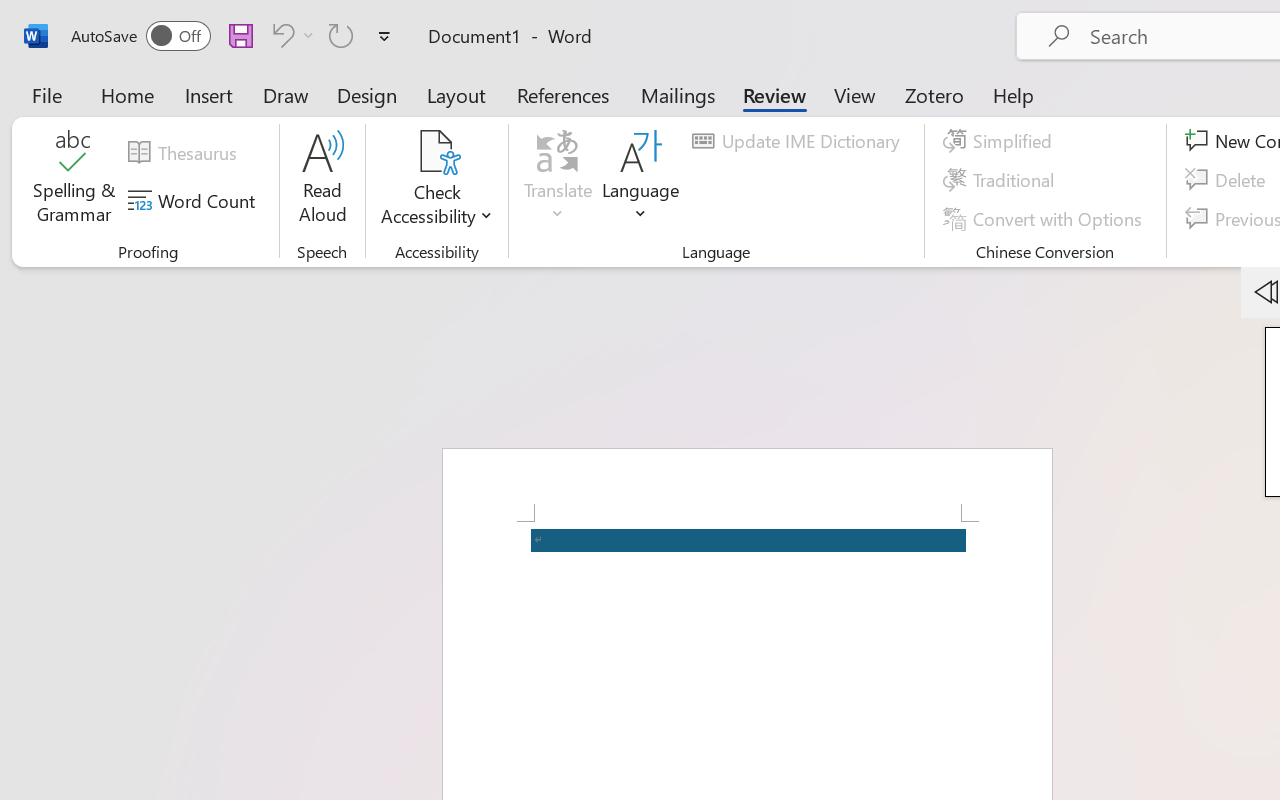 This screenshot has width=1280, height=800. I want to click on 'Delete', so click(1227, 179).